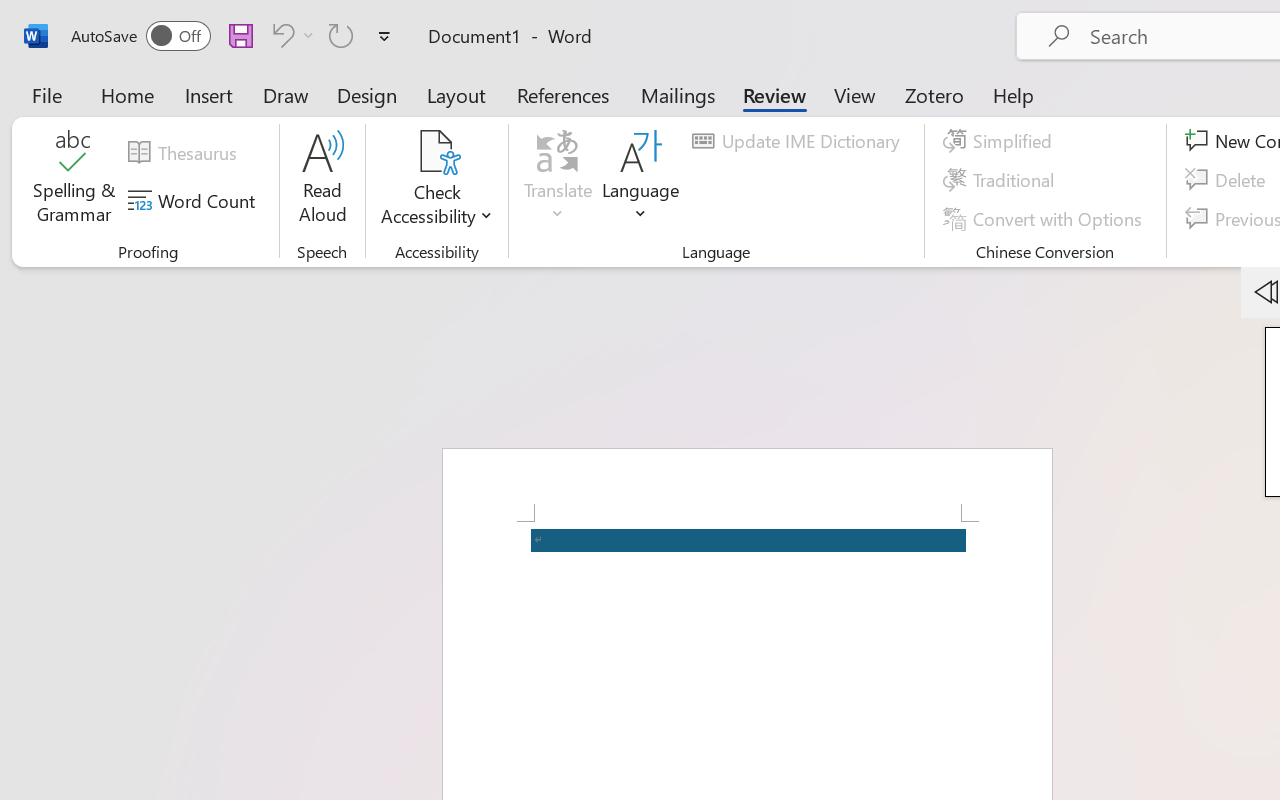 This screenshot has width=1280, height=800. I want to click on 'Delete', so click(1227, 179).